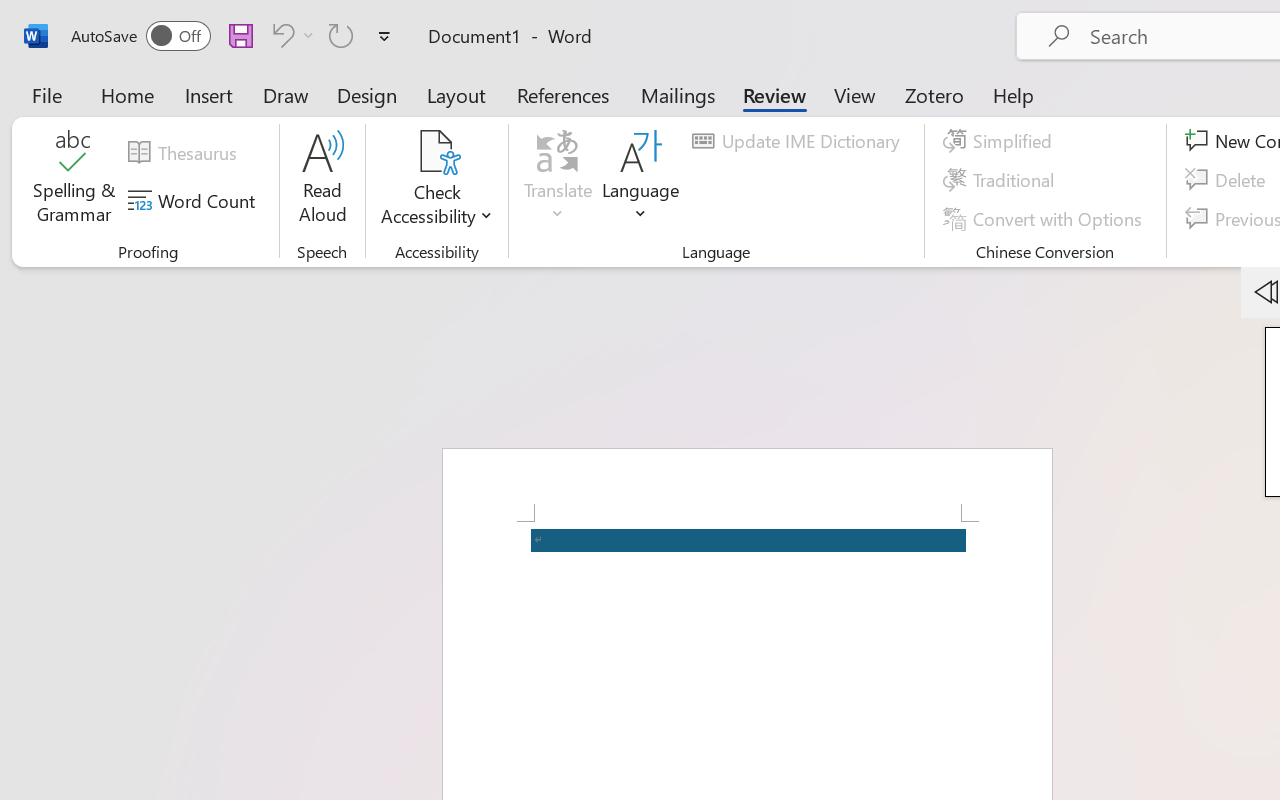 This screenshot has width=1280, height=800. I want to click on 'Delete', so click(1227, 179).